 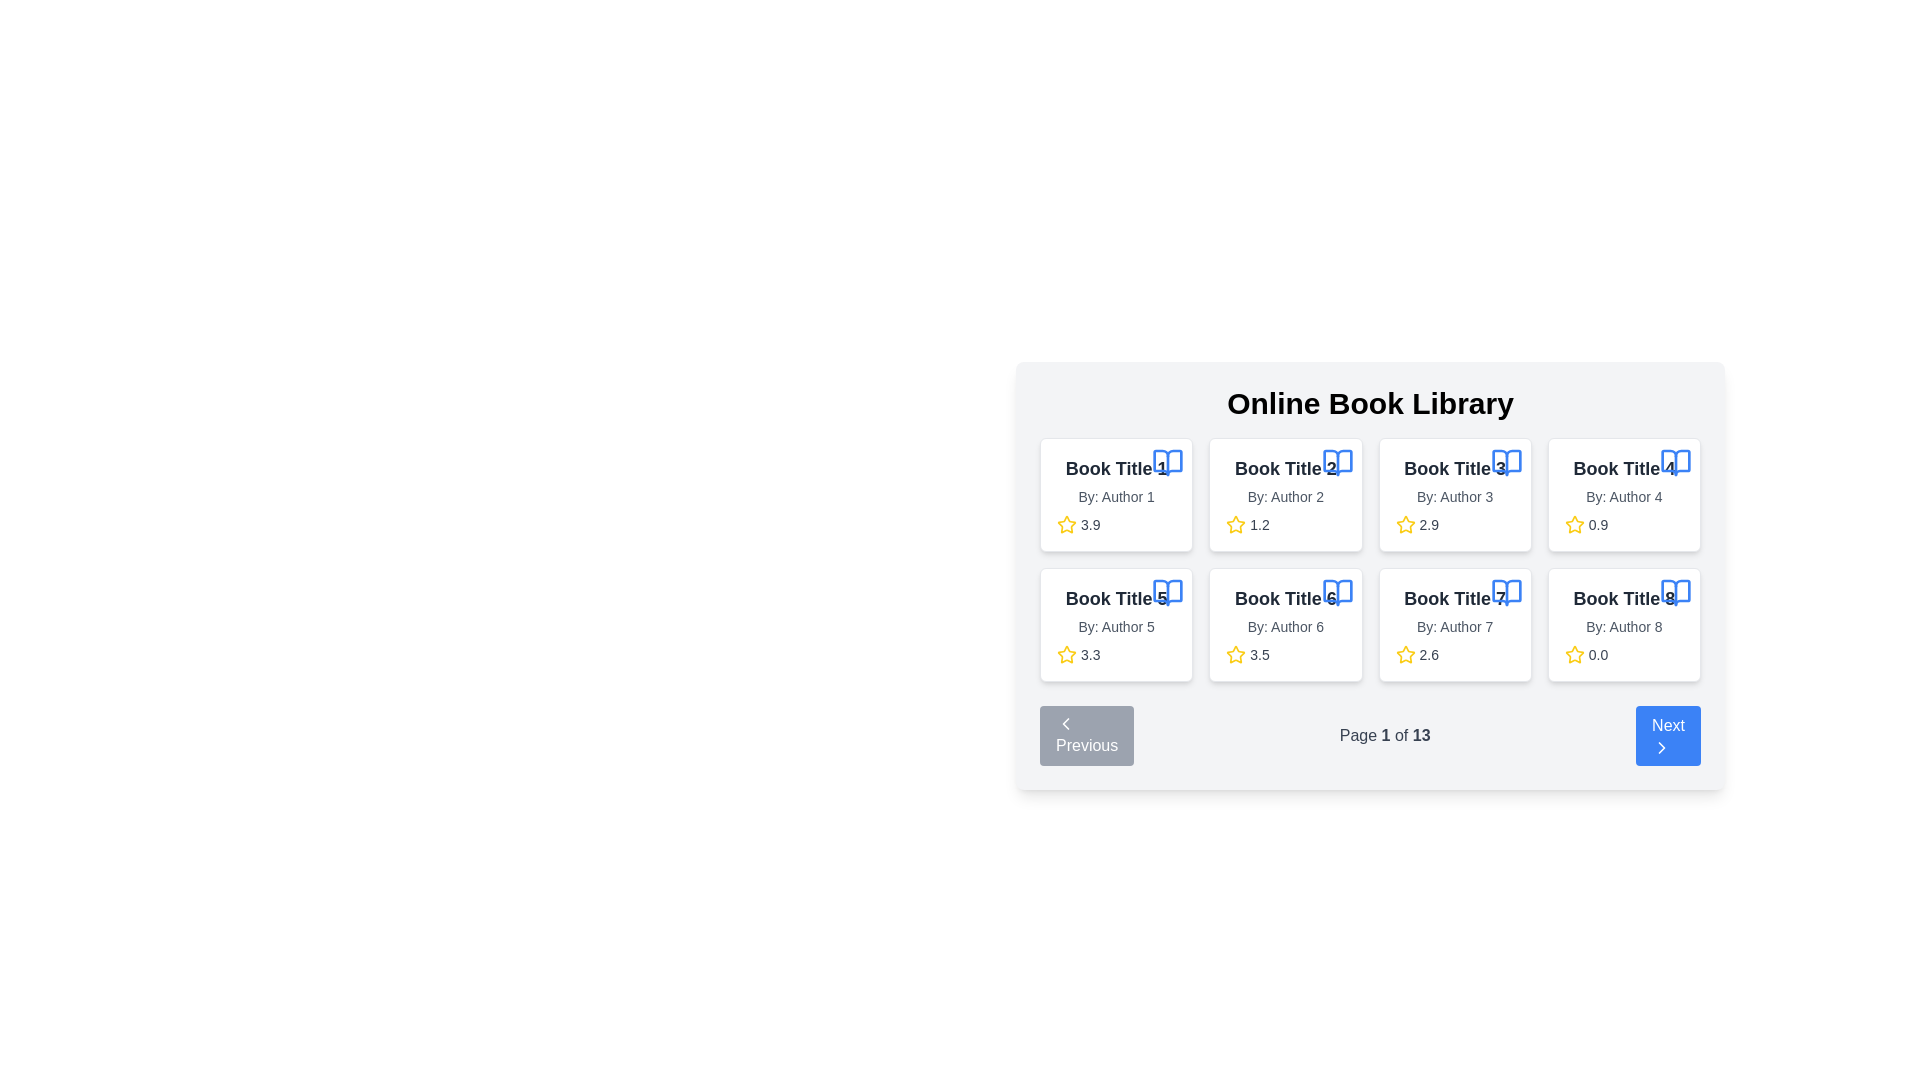 I want to click on the book-related icon located in the top-right corner of the card containing 'Book Title 5' and 'By: Author 5' for actions, so click(x=1167, y=592).